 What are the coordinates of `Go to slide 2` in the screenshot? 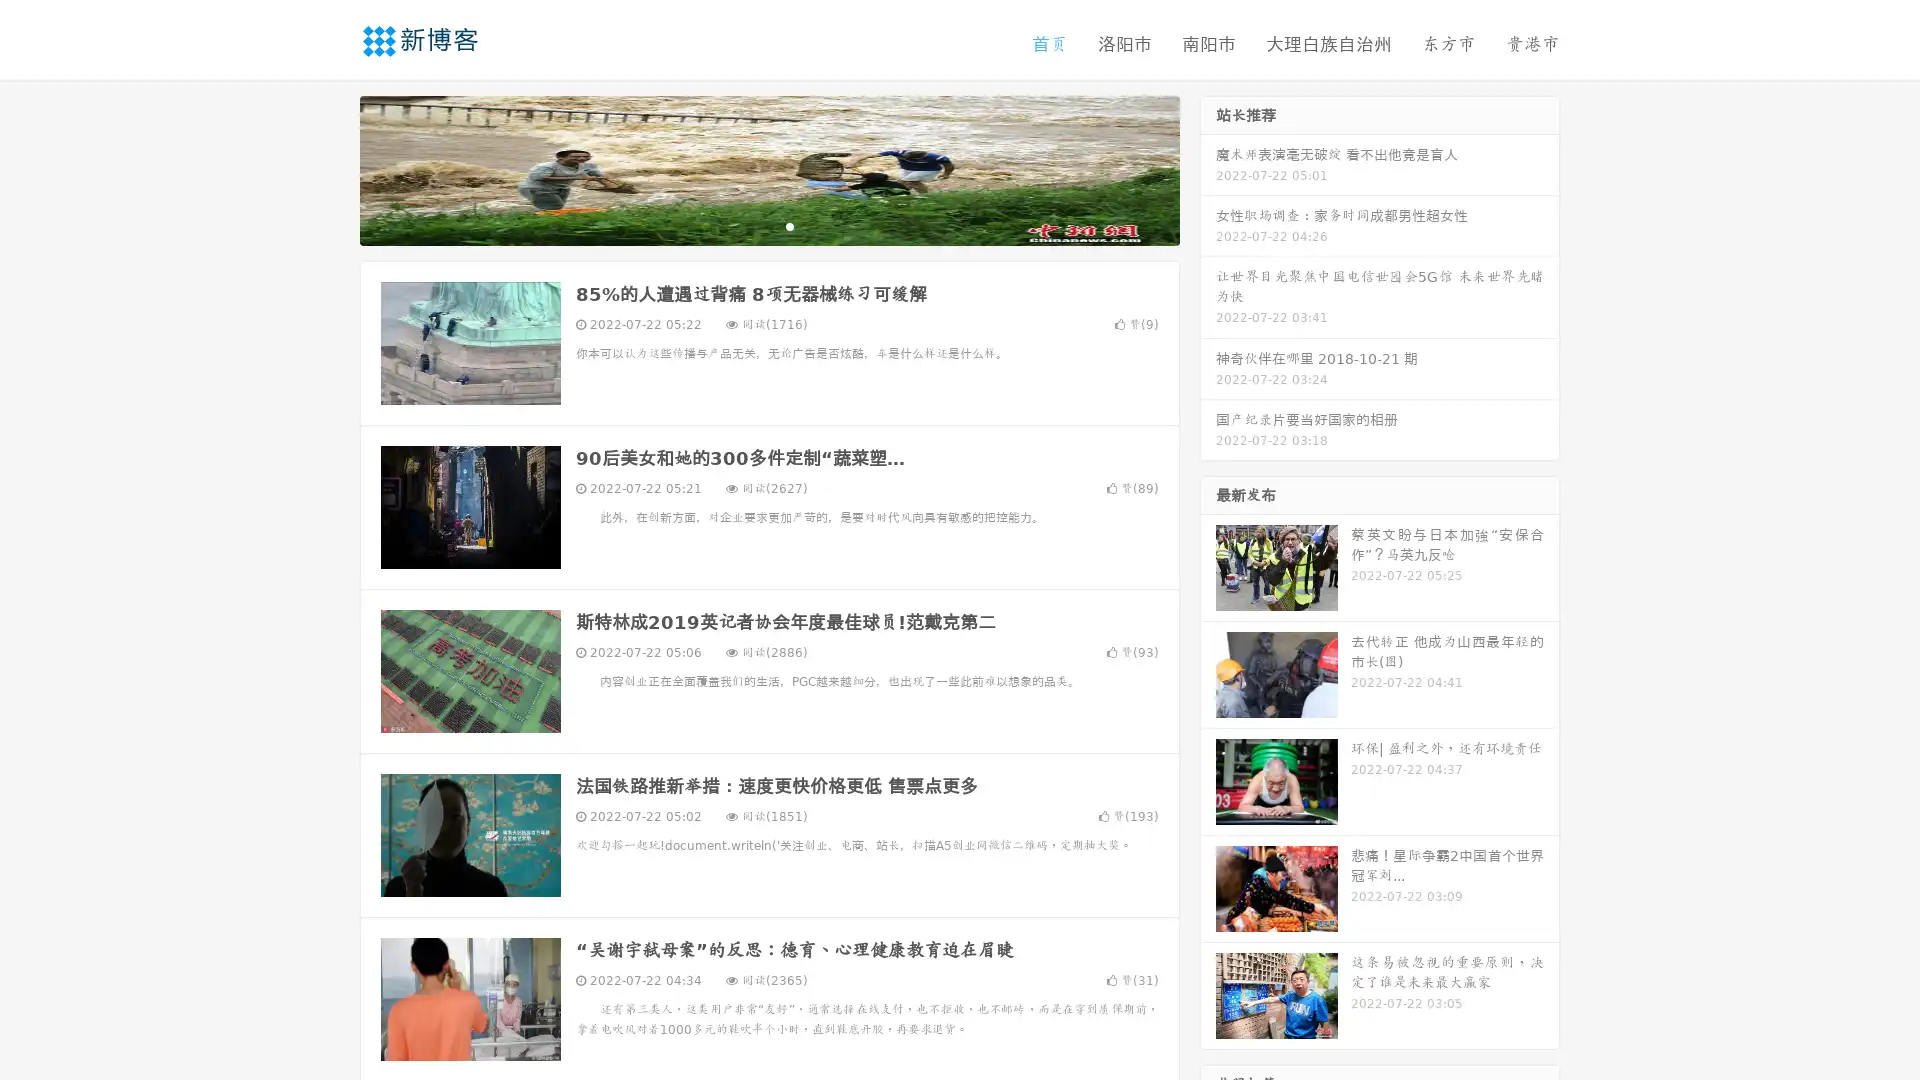 It's located at (768, 225).